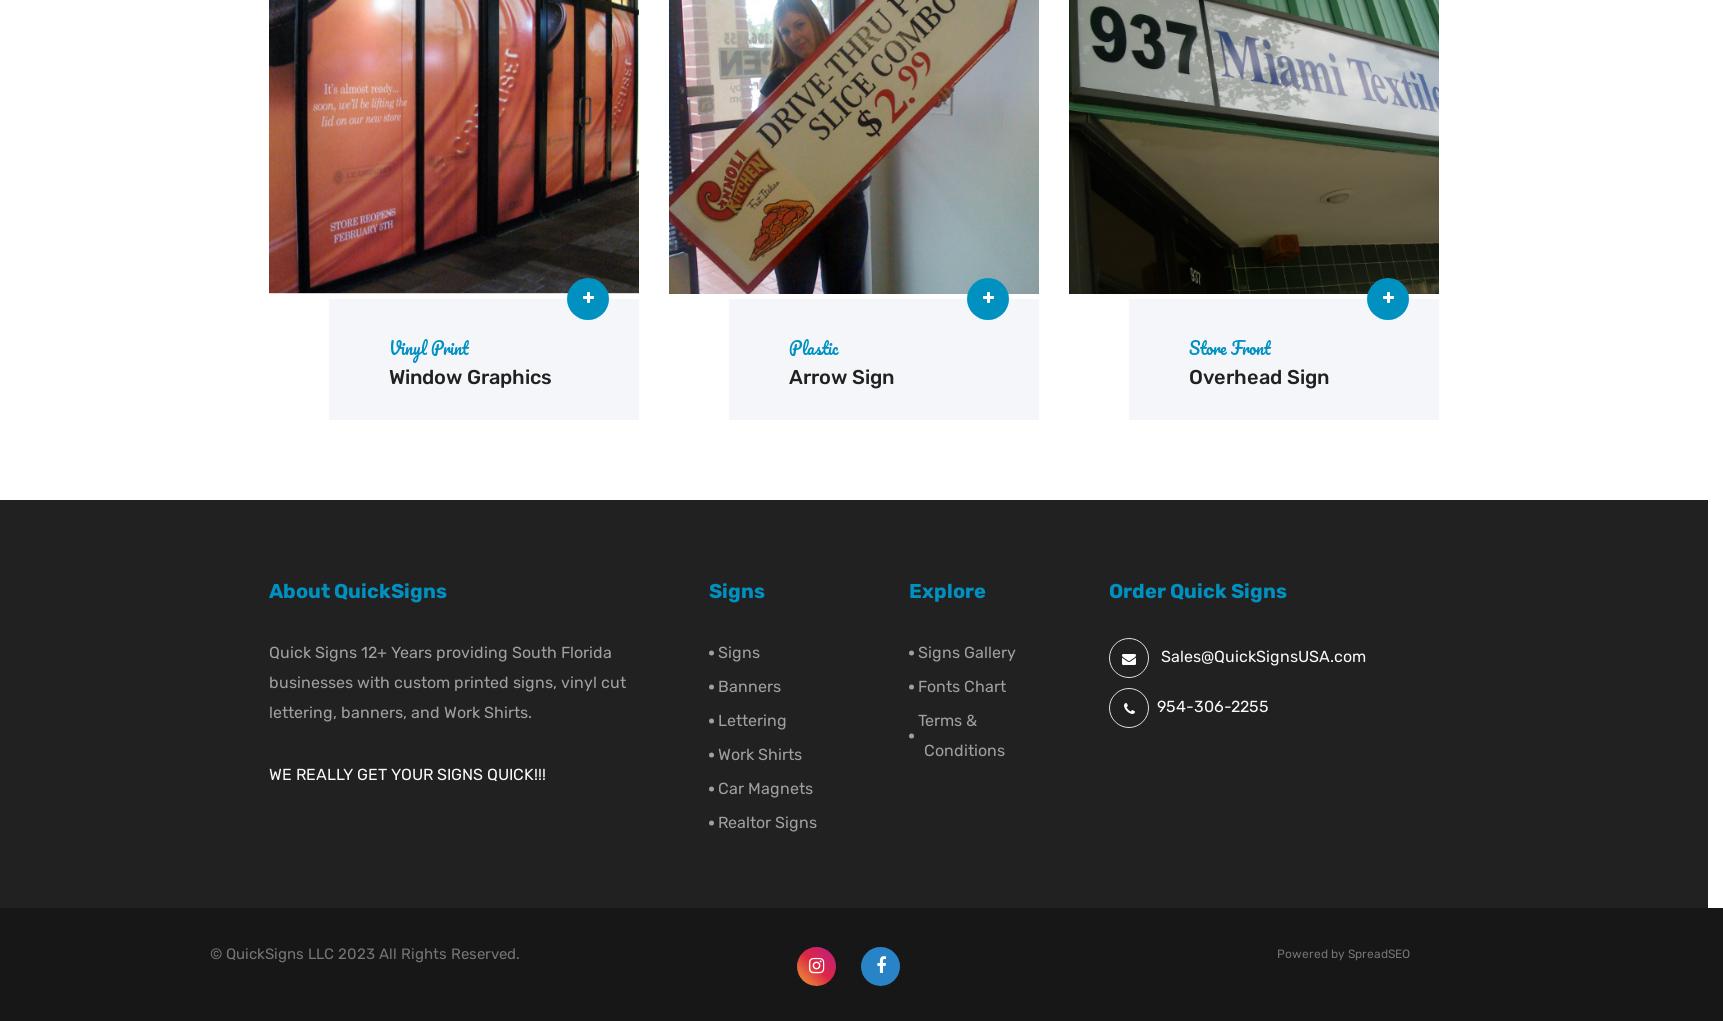  Describe the element at coordinates (1378, 953) in the screenshot. I see `'SpreadSEO'` at that location.